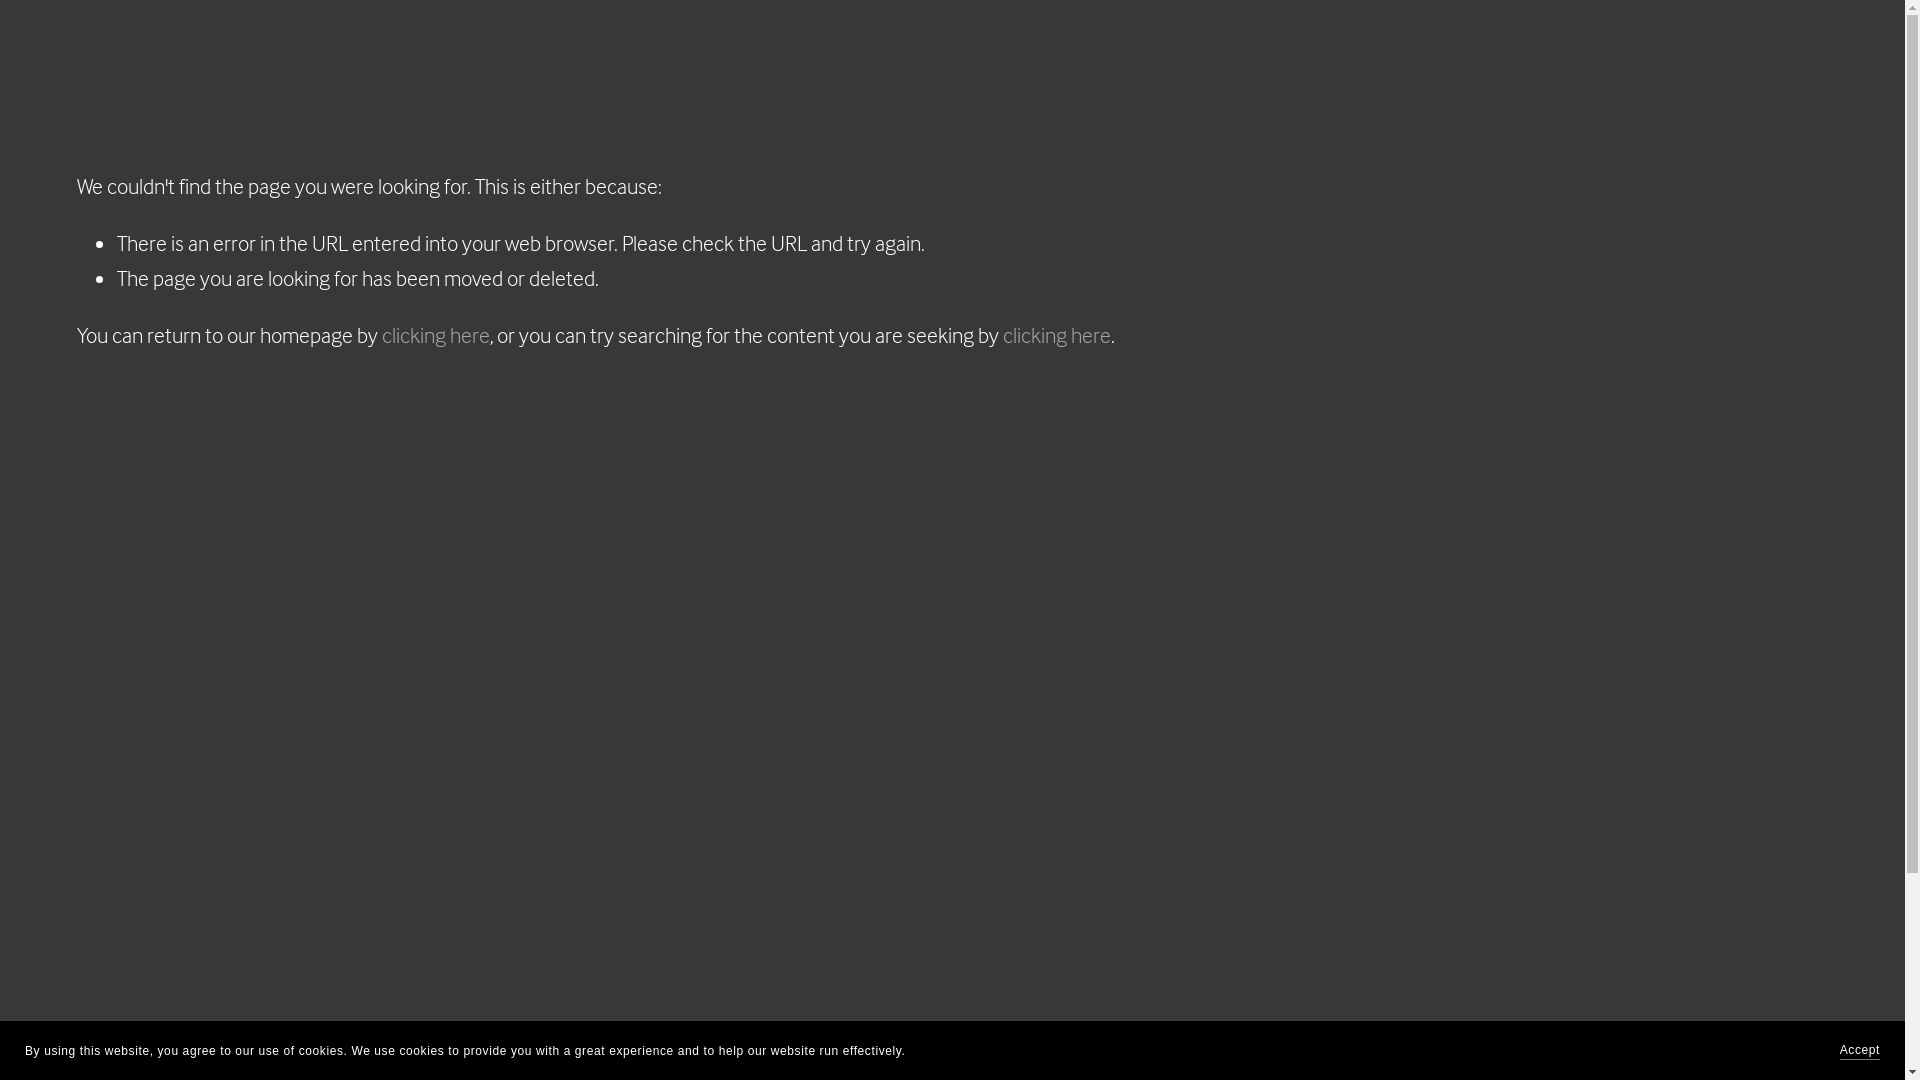 Image resolution: width=1920 pixels, height=1080 pixels. Describe the element at coordinates (1055, 334) in the screenshot. I see `'clicking here'` at that location.